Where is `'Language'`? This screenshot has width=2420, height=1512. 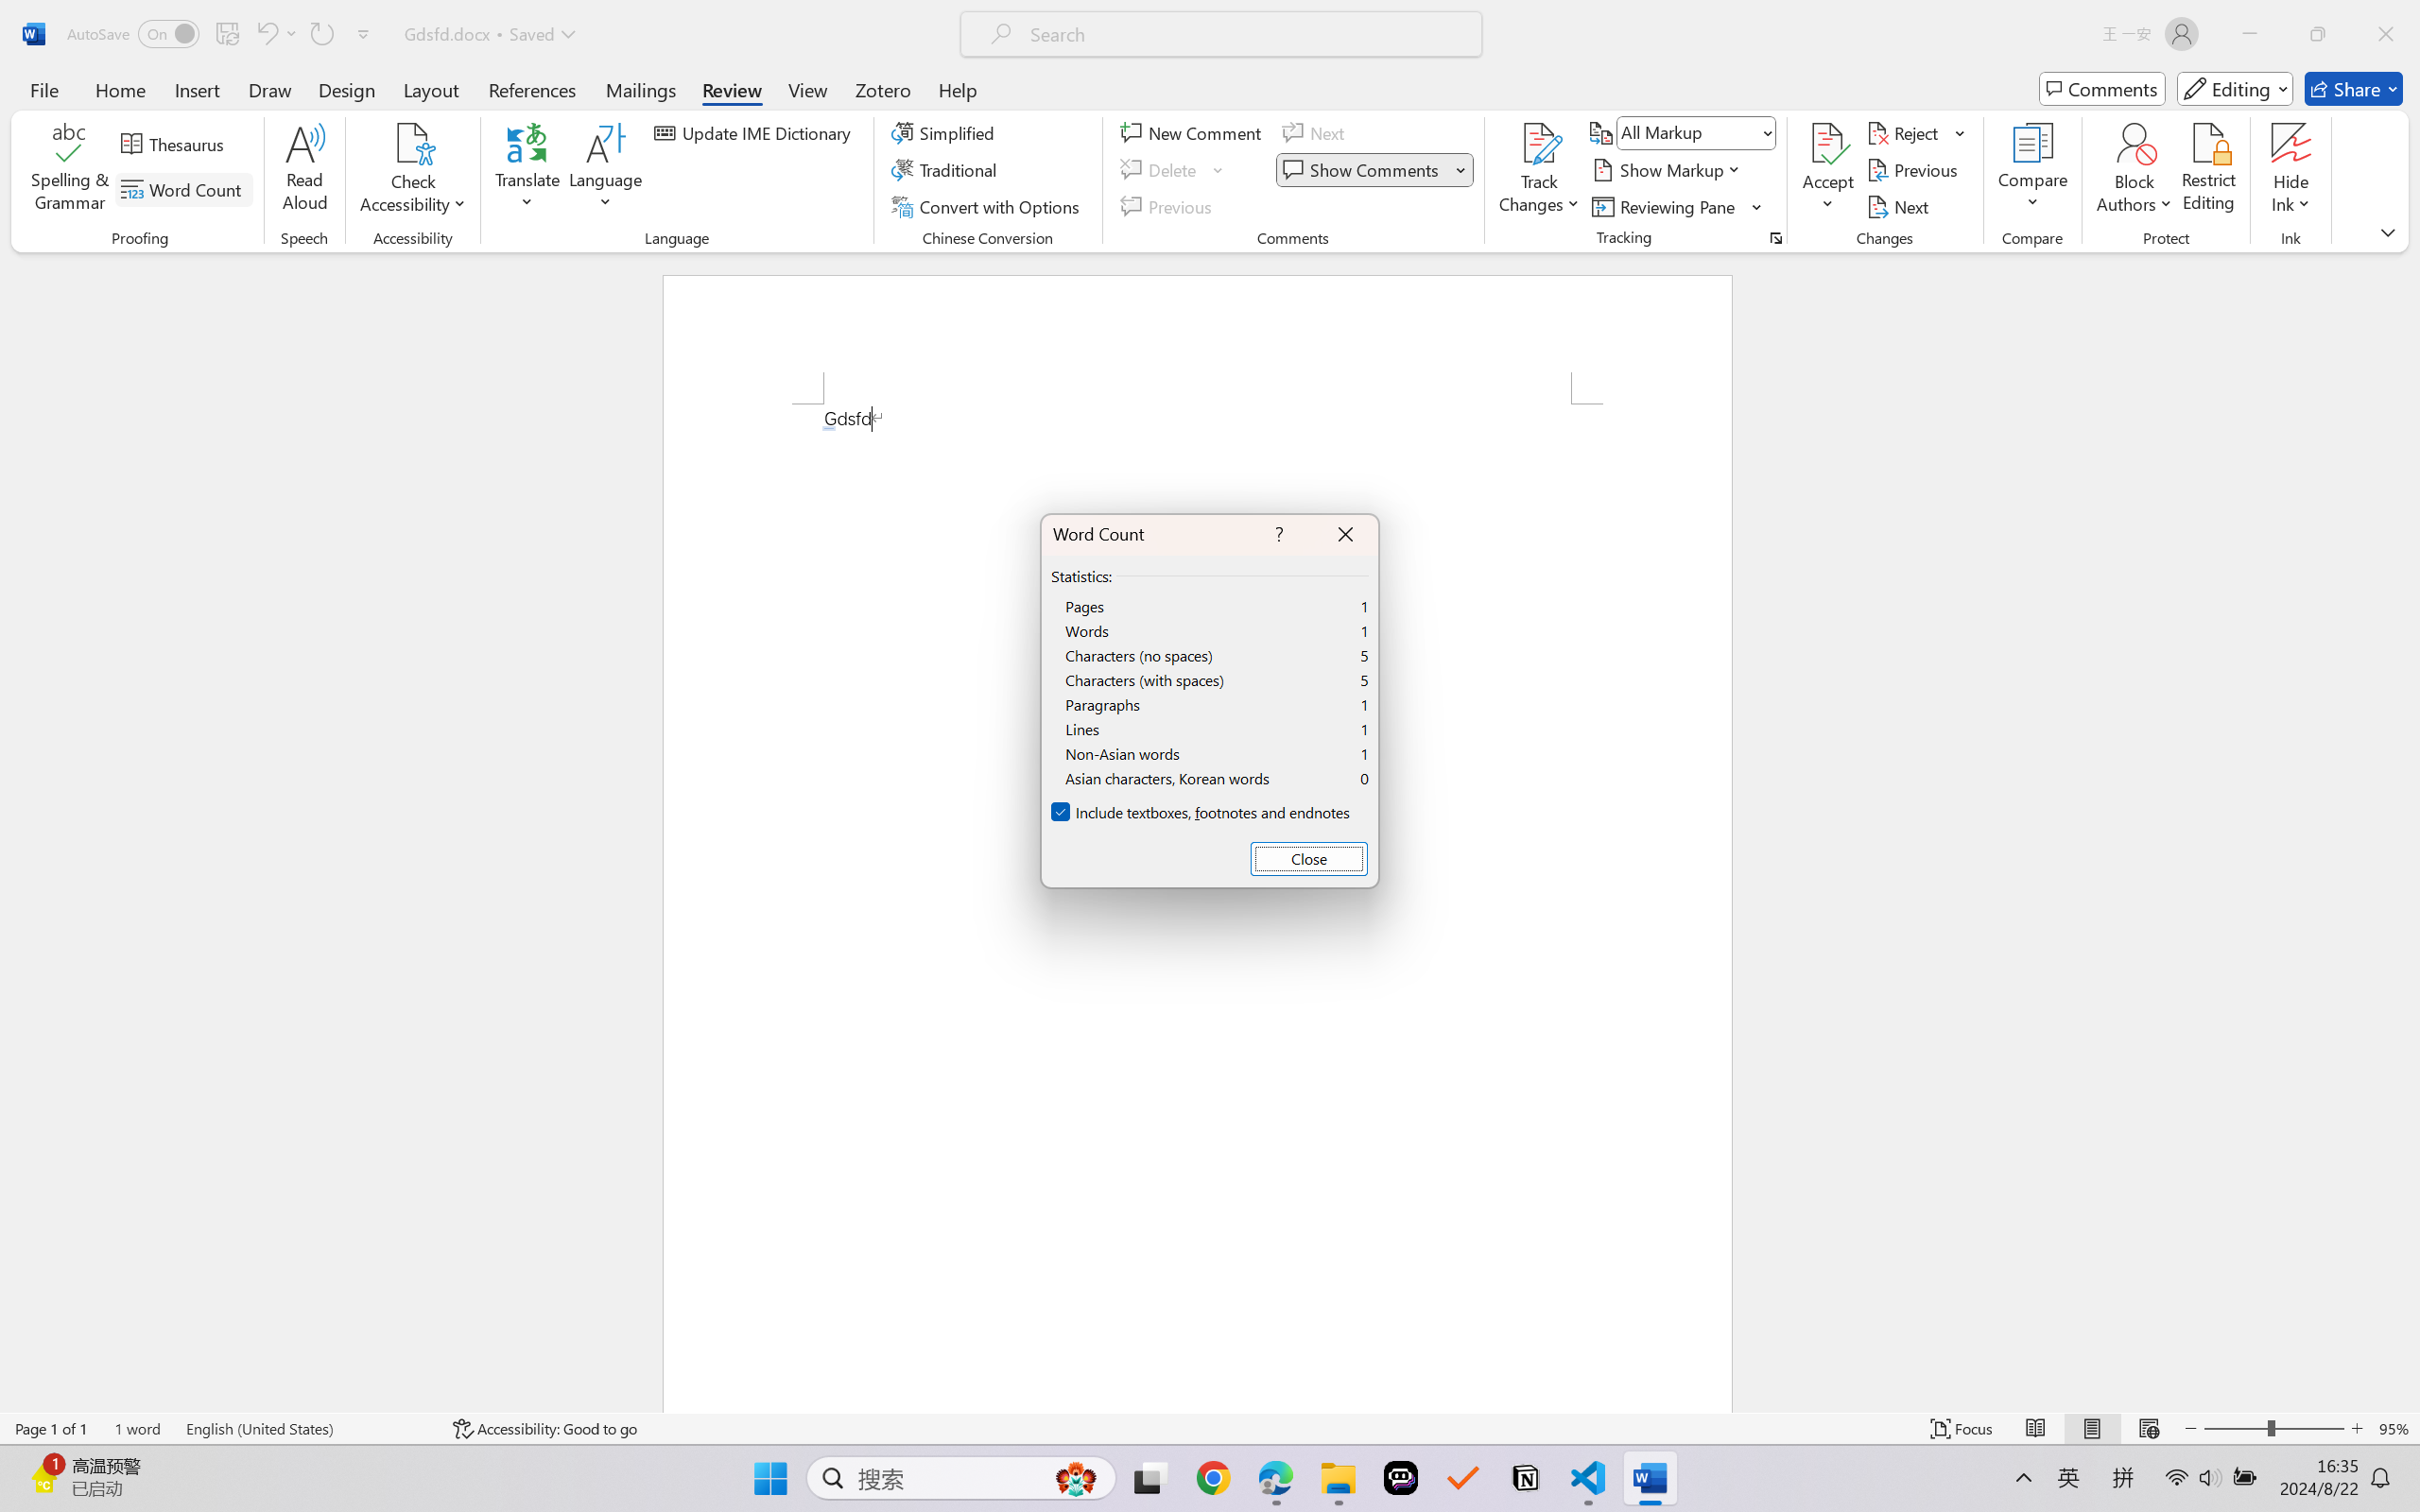 'Language' is located at coordinates (605, 170).